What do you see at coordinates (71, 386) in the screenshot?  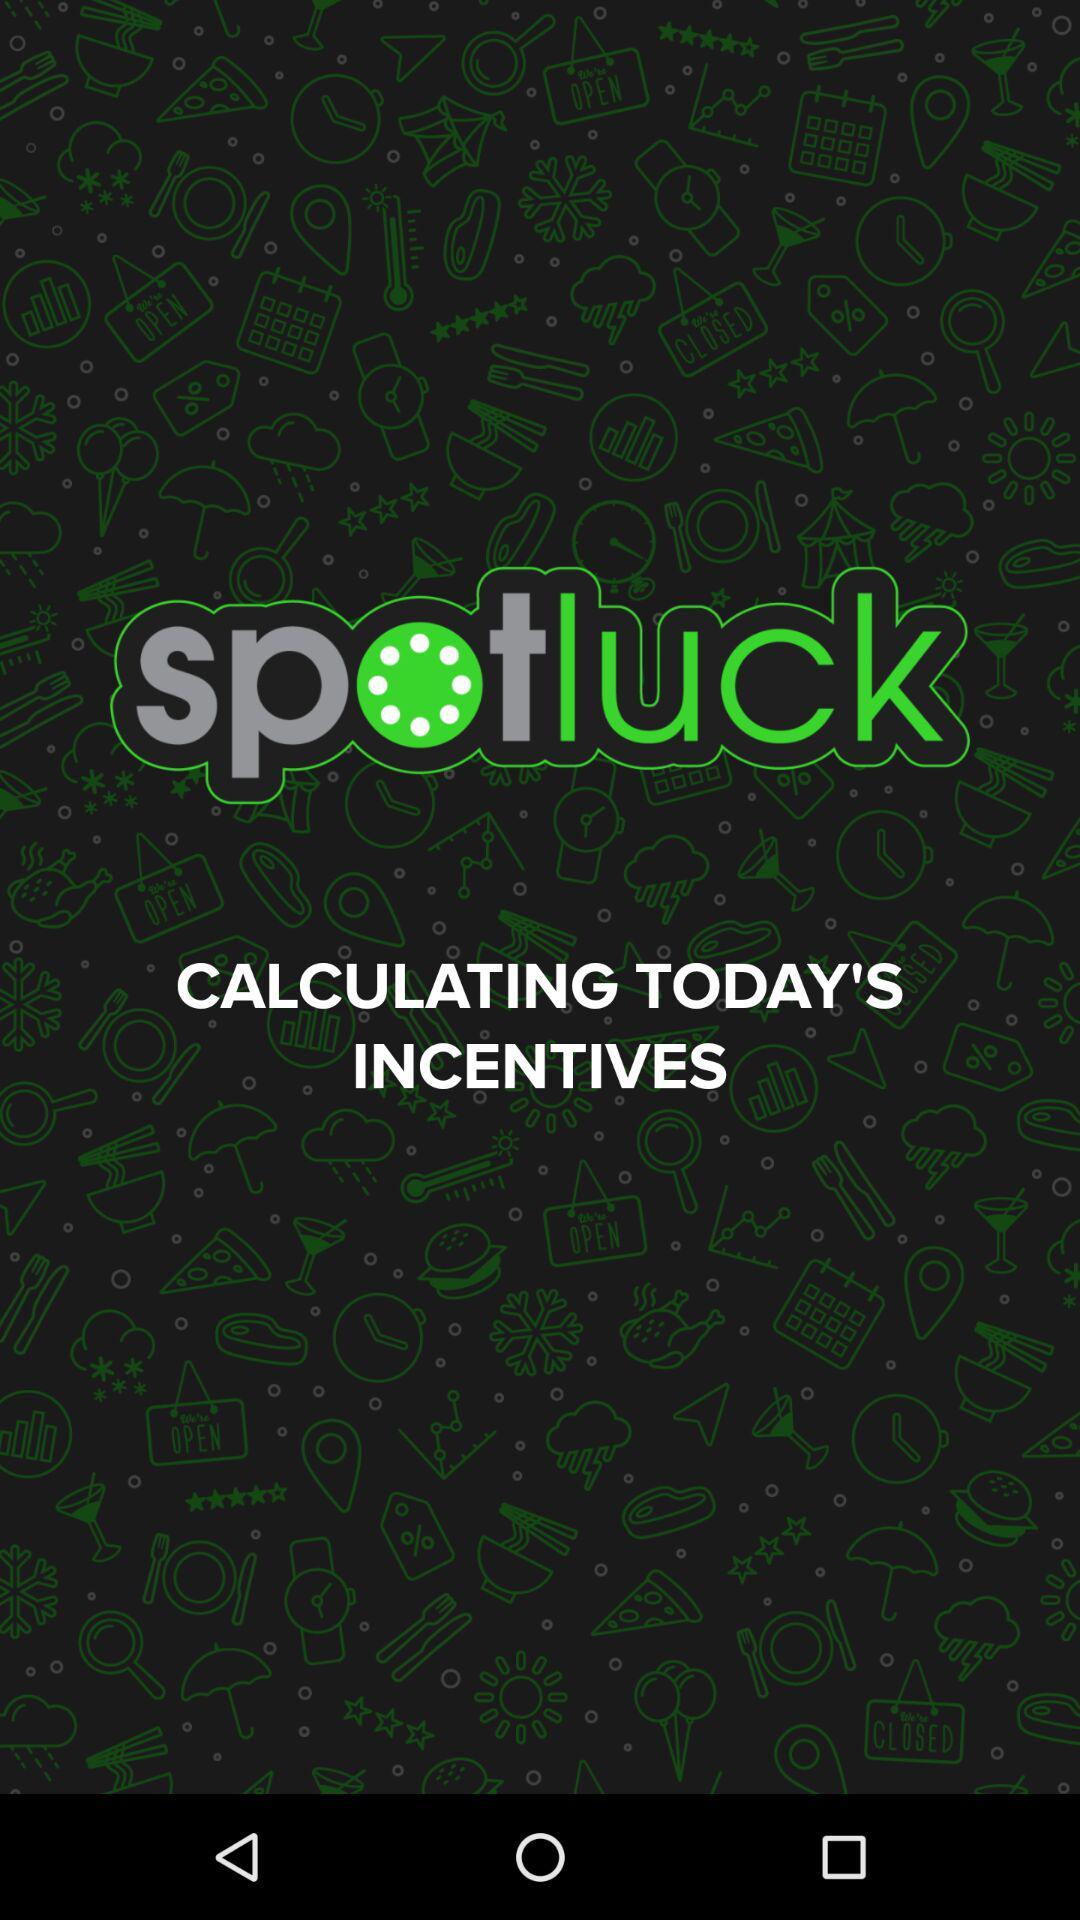 I see `the add icon` at bounding box center [71, 386].